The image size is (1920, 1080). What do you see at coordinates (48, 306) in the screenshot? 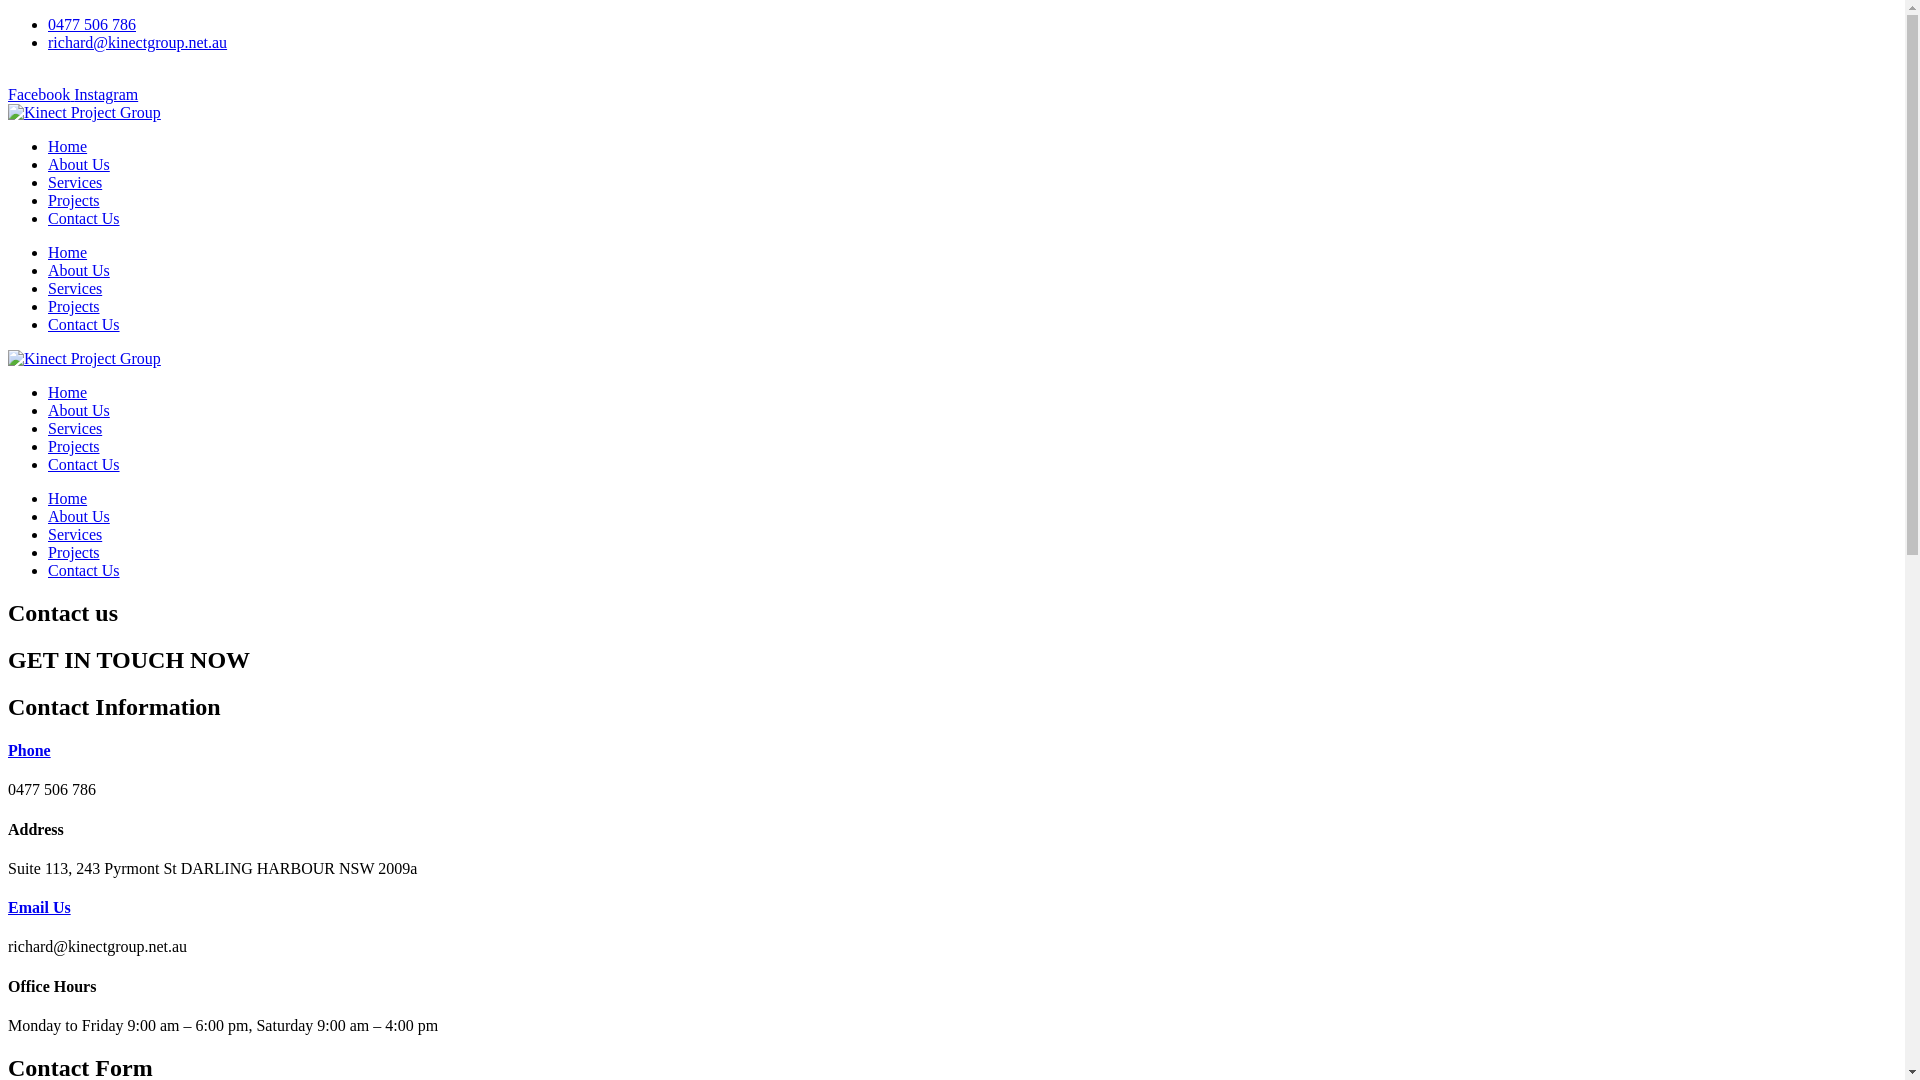
I see `'Projects'` at bounding box center [48, 306].